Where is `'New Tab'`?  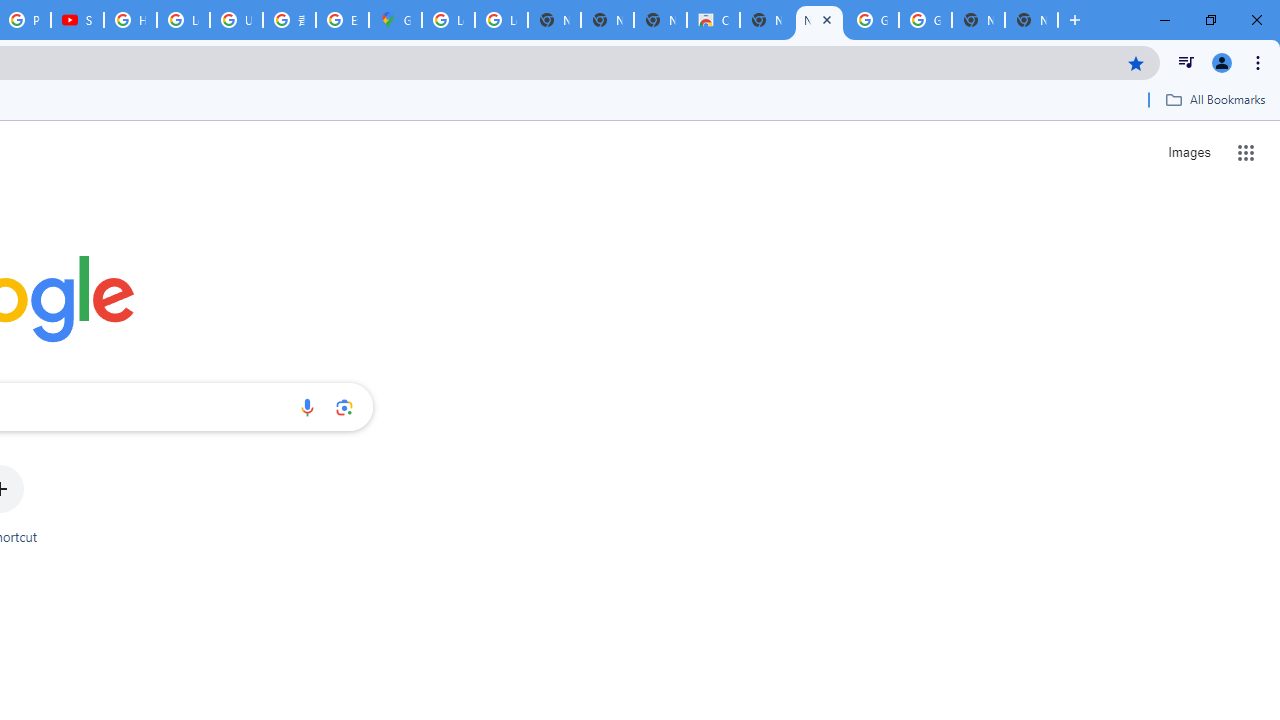
'New Tab' is located at coordinates (1031, 20).